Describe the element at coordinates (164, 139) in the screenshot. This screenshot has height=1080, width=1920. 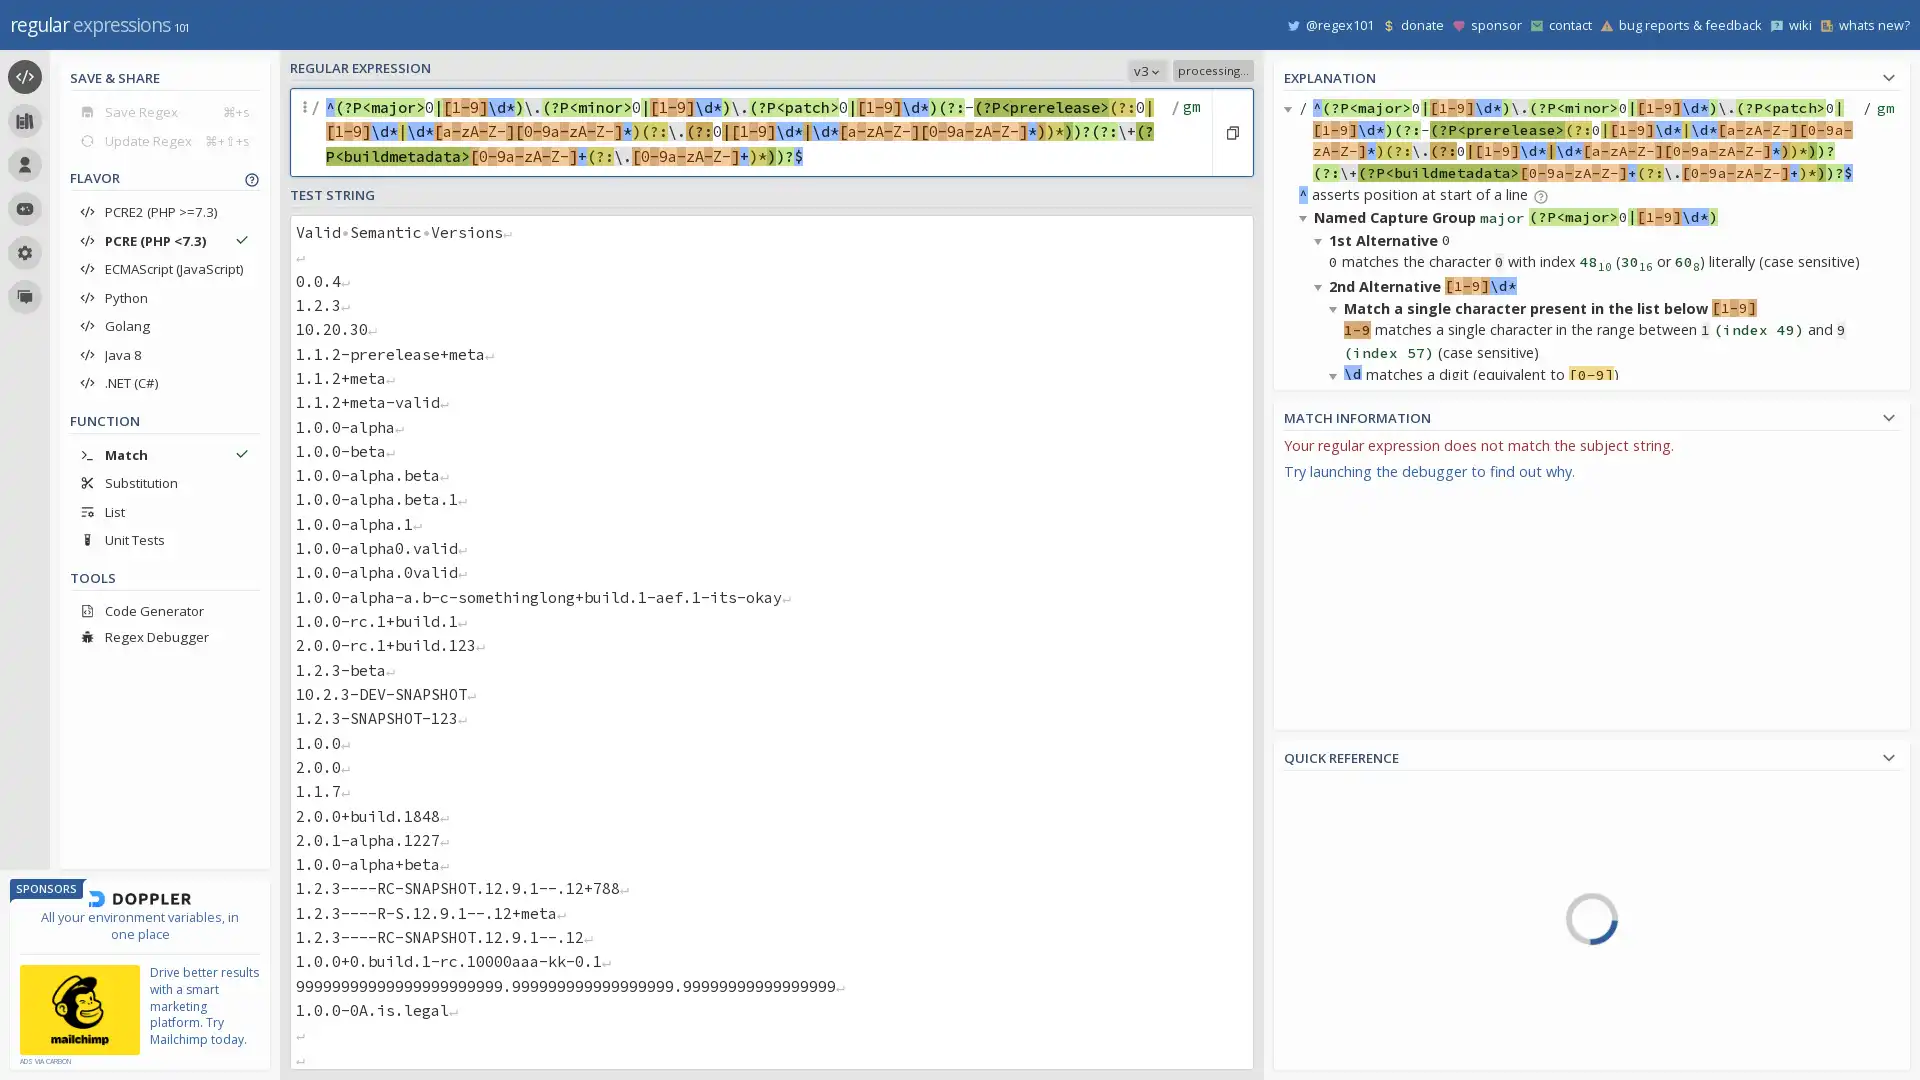
I see `Update Regex ++s` at that location.